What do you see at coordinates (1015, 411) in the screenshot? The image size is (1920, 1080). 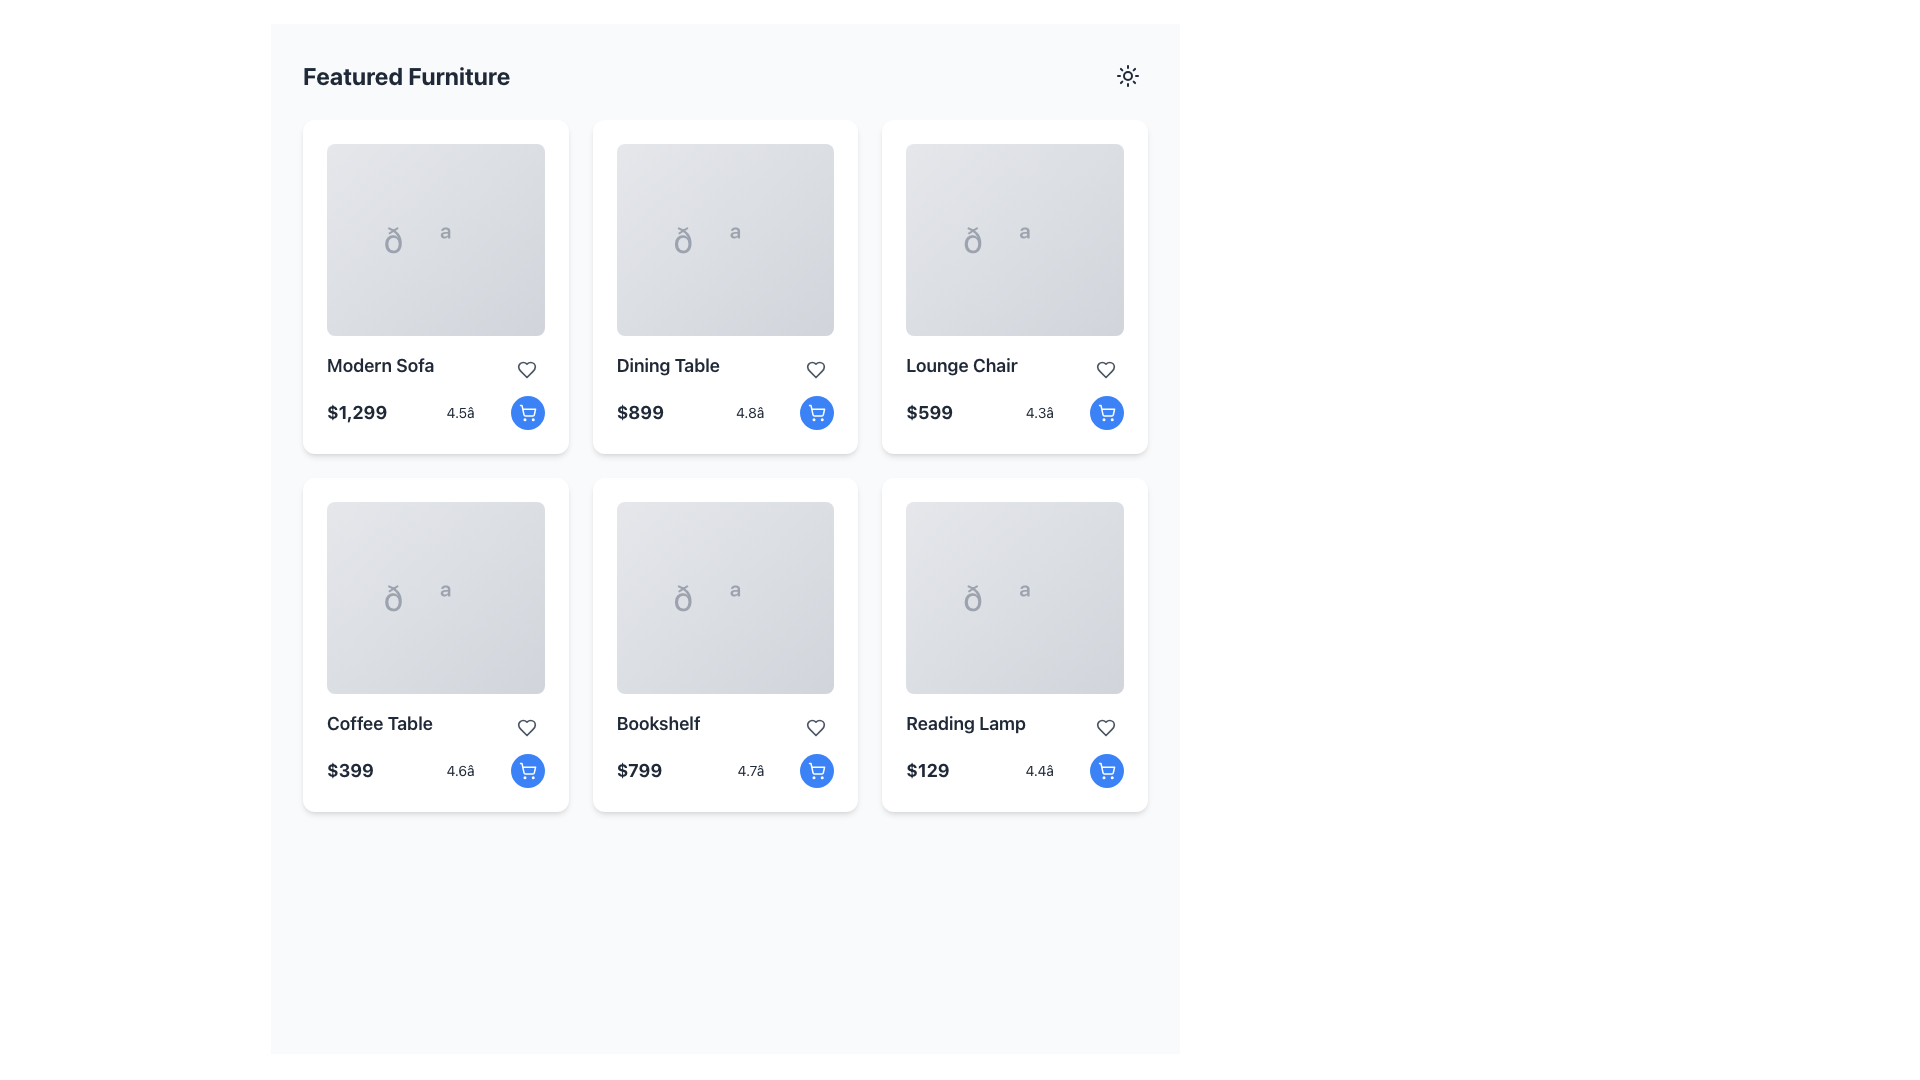 I see `the Combined textual display for price and rating of the Lounge Chair item, located at the bottom section of its card, just below the item name` at bounding box center [1015, 411].